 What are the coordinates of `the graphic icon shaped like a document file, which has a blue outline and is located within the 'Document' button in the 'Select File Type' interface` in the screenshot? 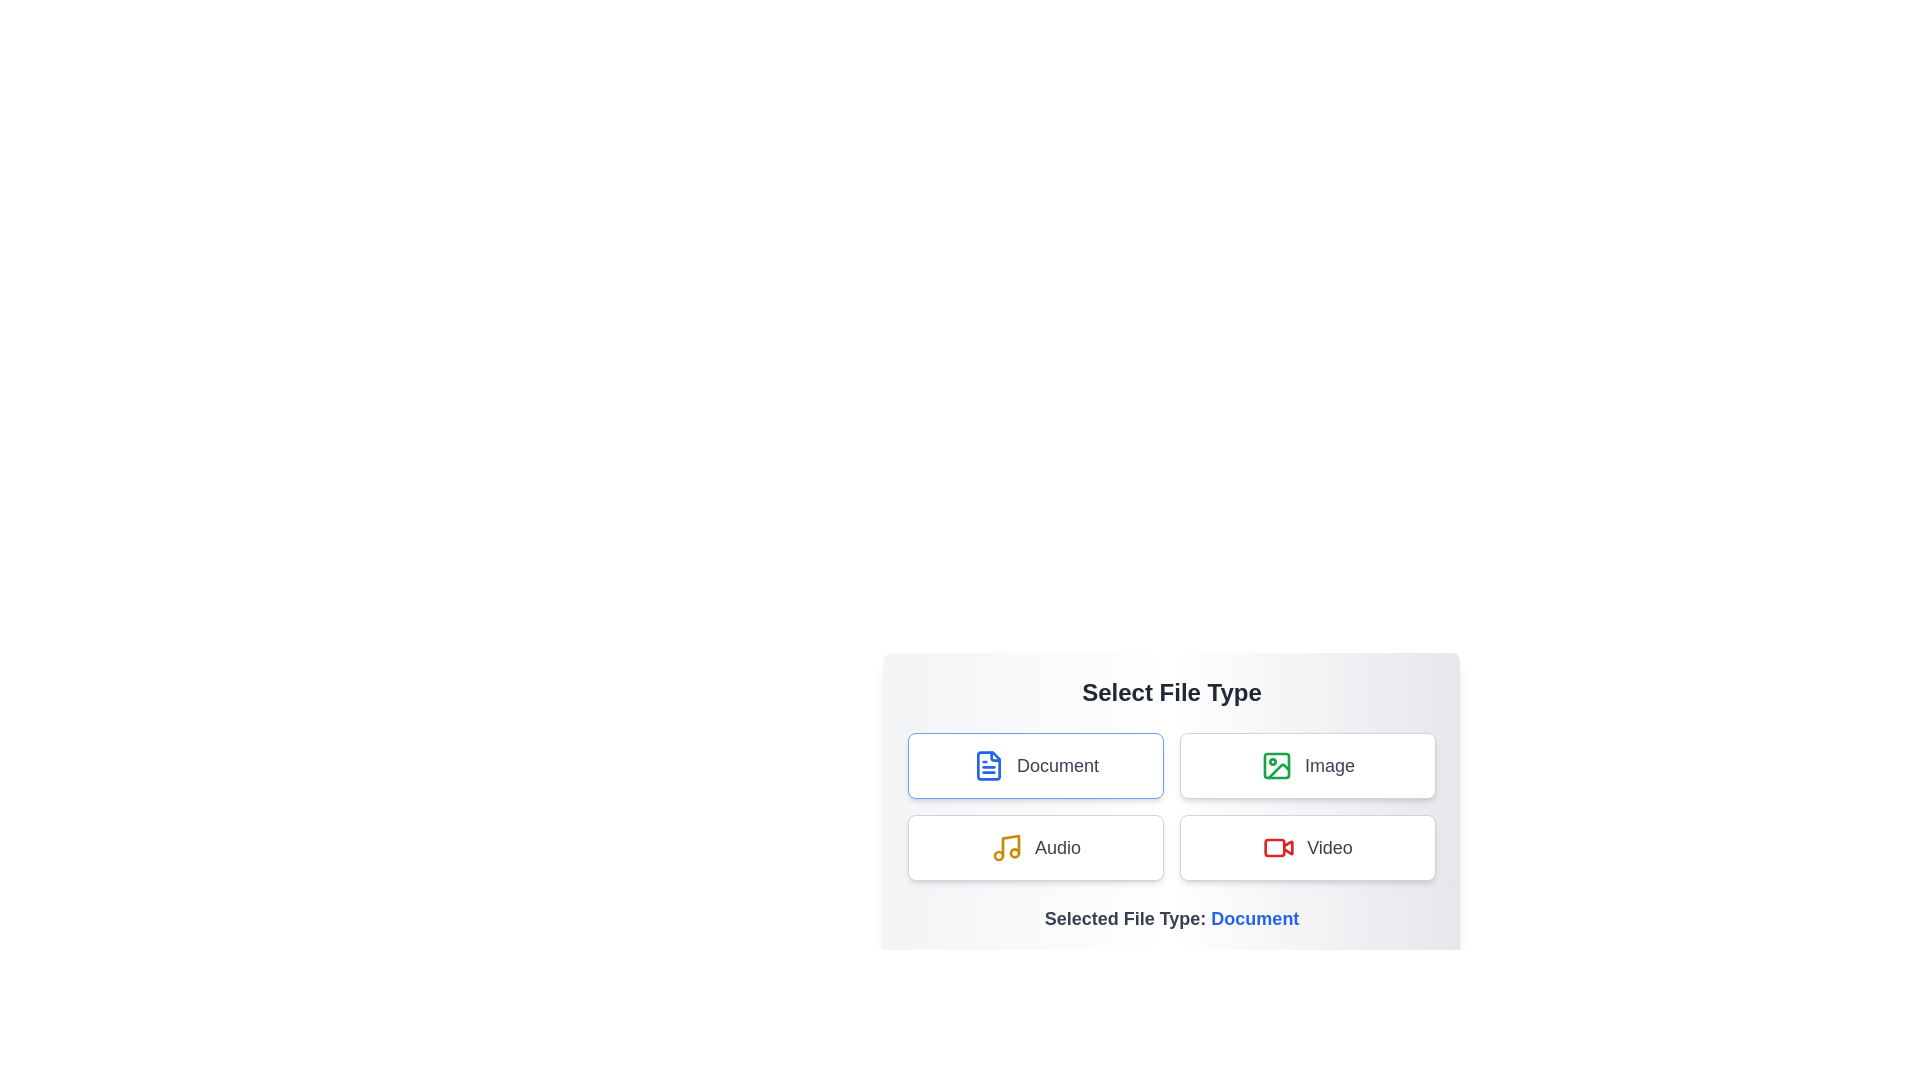 It's located at (988, 765).